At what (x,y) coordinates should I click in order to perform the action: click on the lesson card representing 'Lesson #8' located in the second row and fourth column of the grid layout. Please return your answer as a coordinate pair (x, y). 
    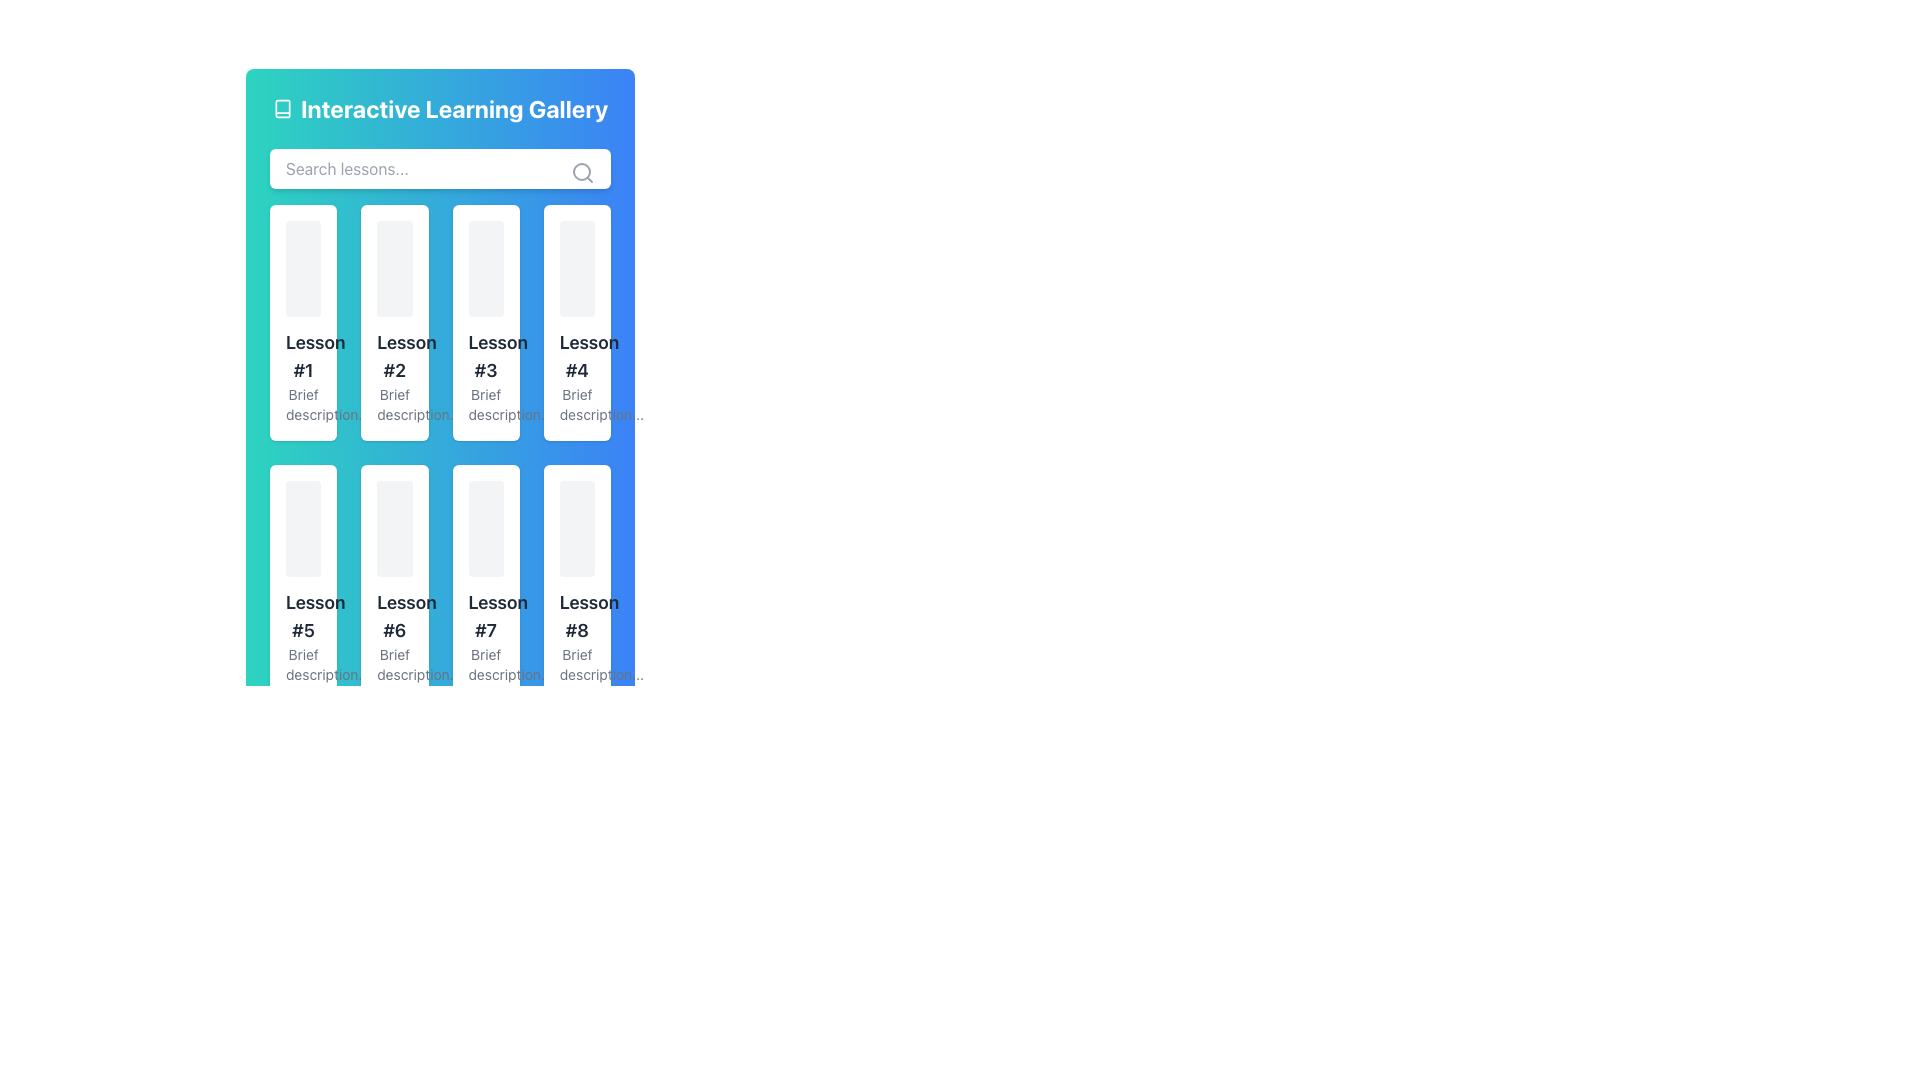
    Looking at the image, I should click on (576, 582).